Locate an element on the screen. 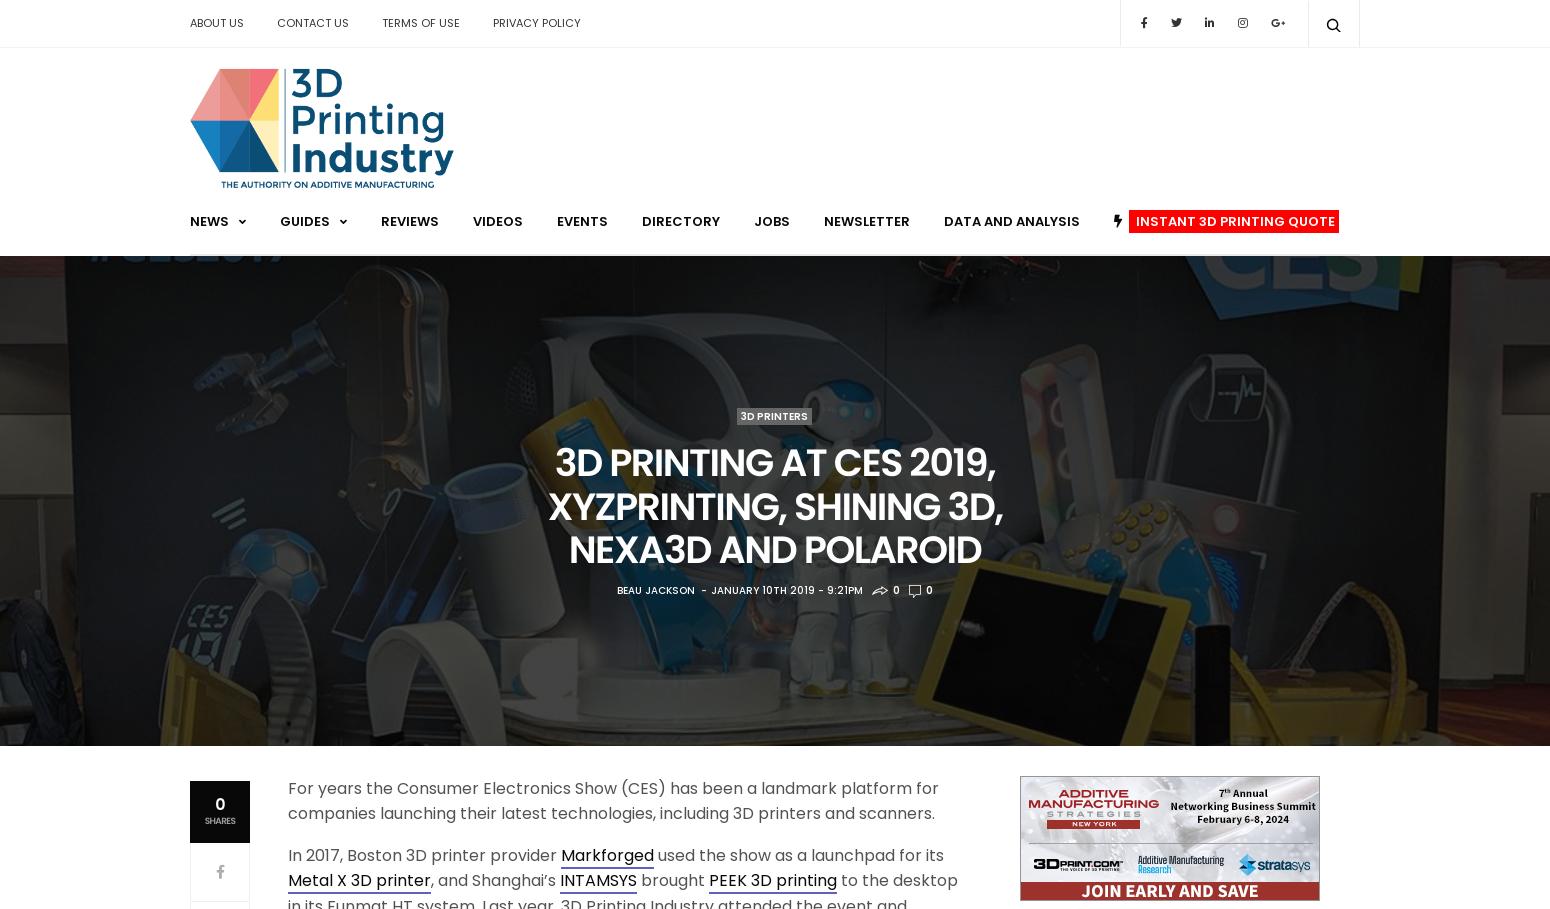  'Shares' is located at coordinates (218, 821).